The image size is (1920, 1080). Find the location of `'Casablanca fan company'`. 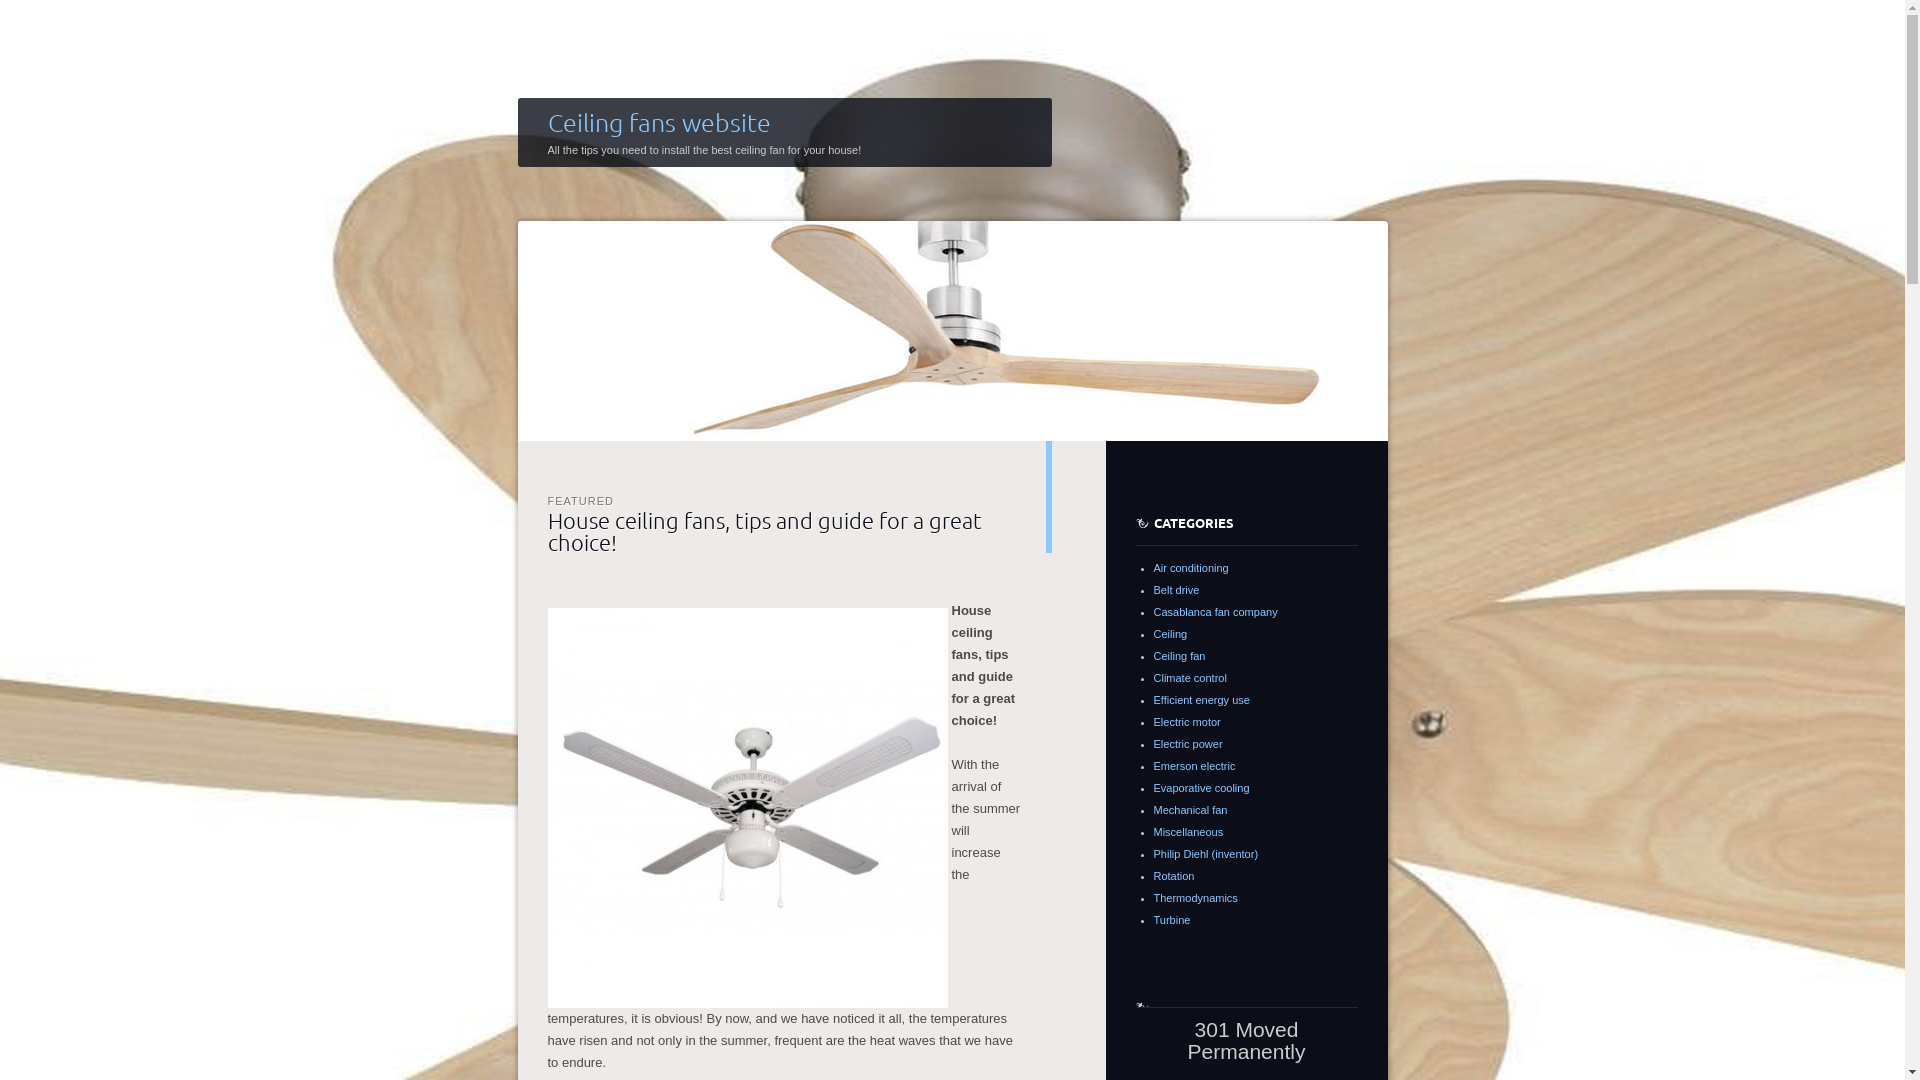

'Casablanca fan company' is located at coordinates (1214, 611).